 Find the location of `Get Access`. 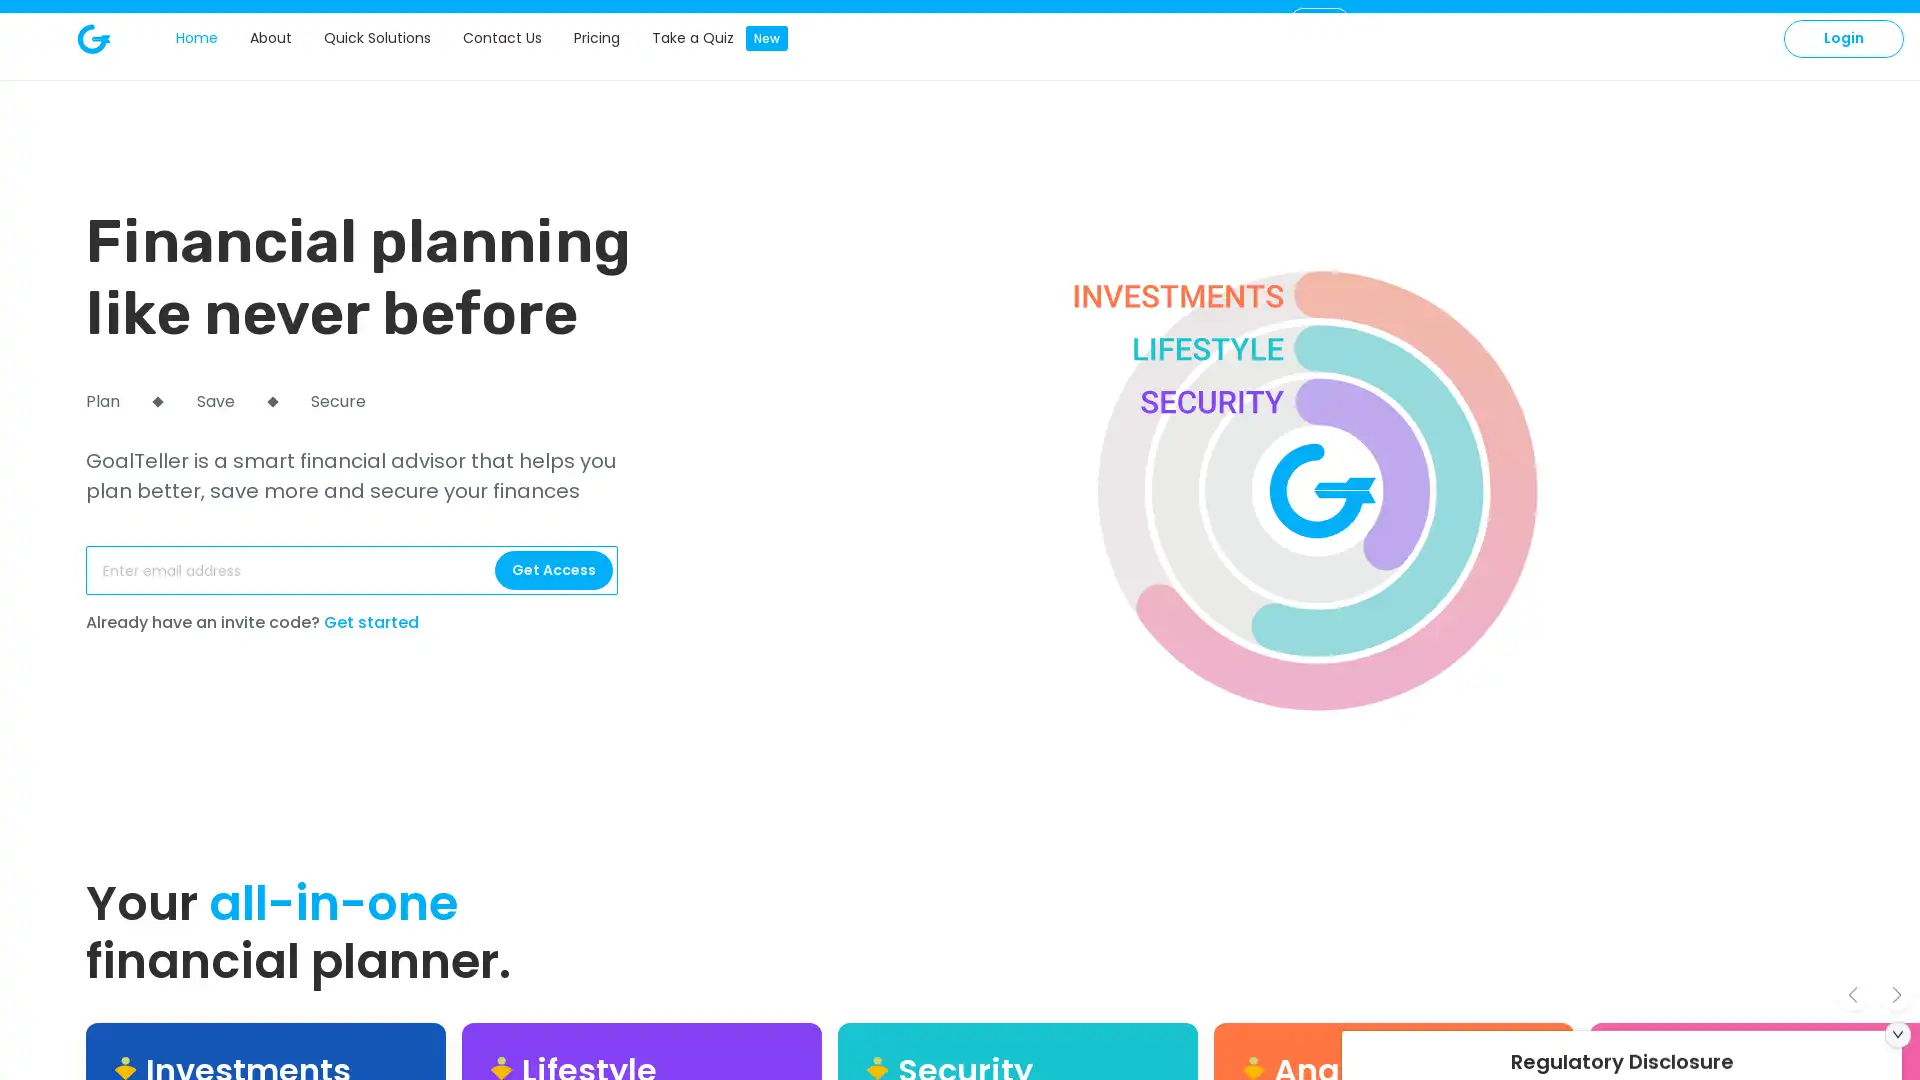

Get Access is located at coordinates (553, 570).